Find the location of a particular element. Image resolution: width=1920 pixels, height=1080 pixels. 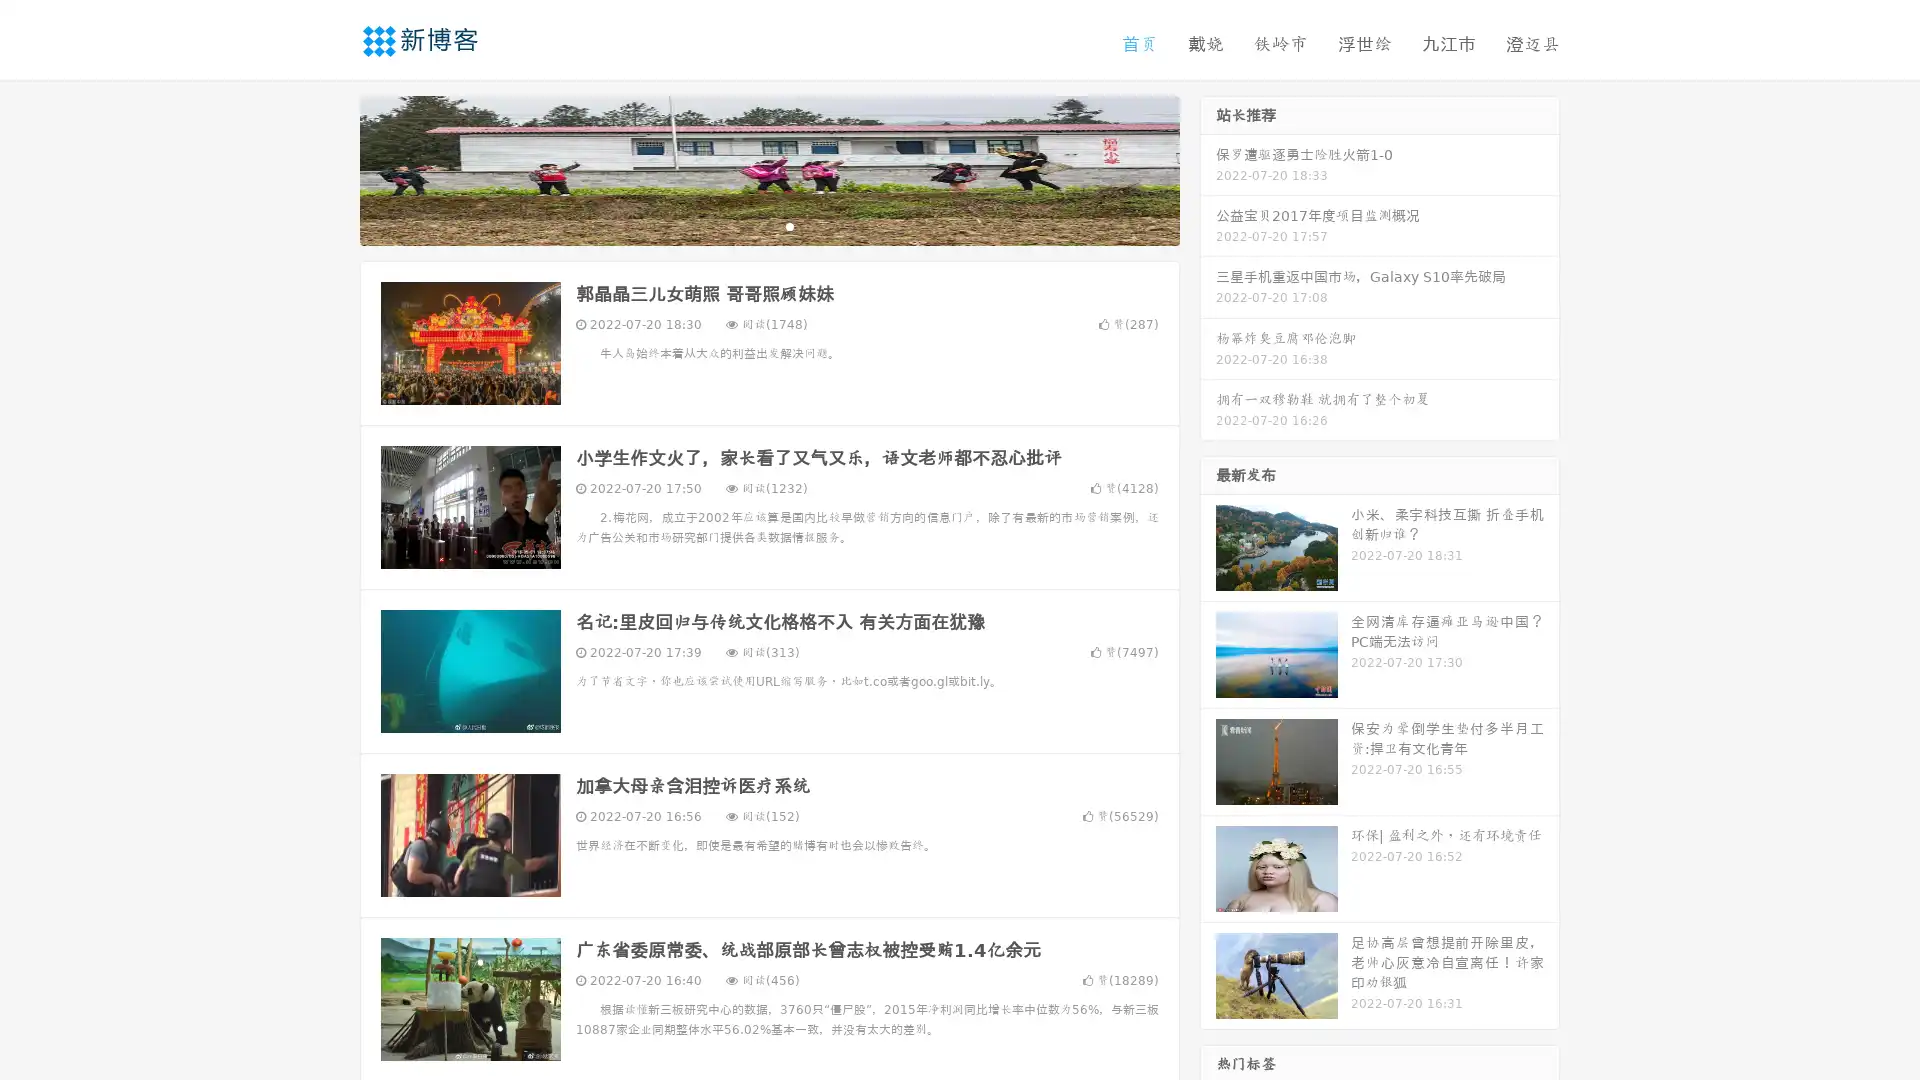

Go to slide 1 is located at coordinates (748, 225).